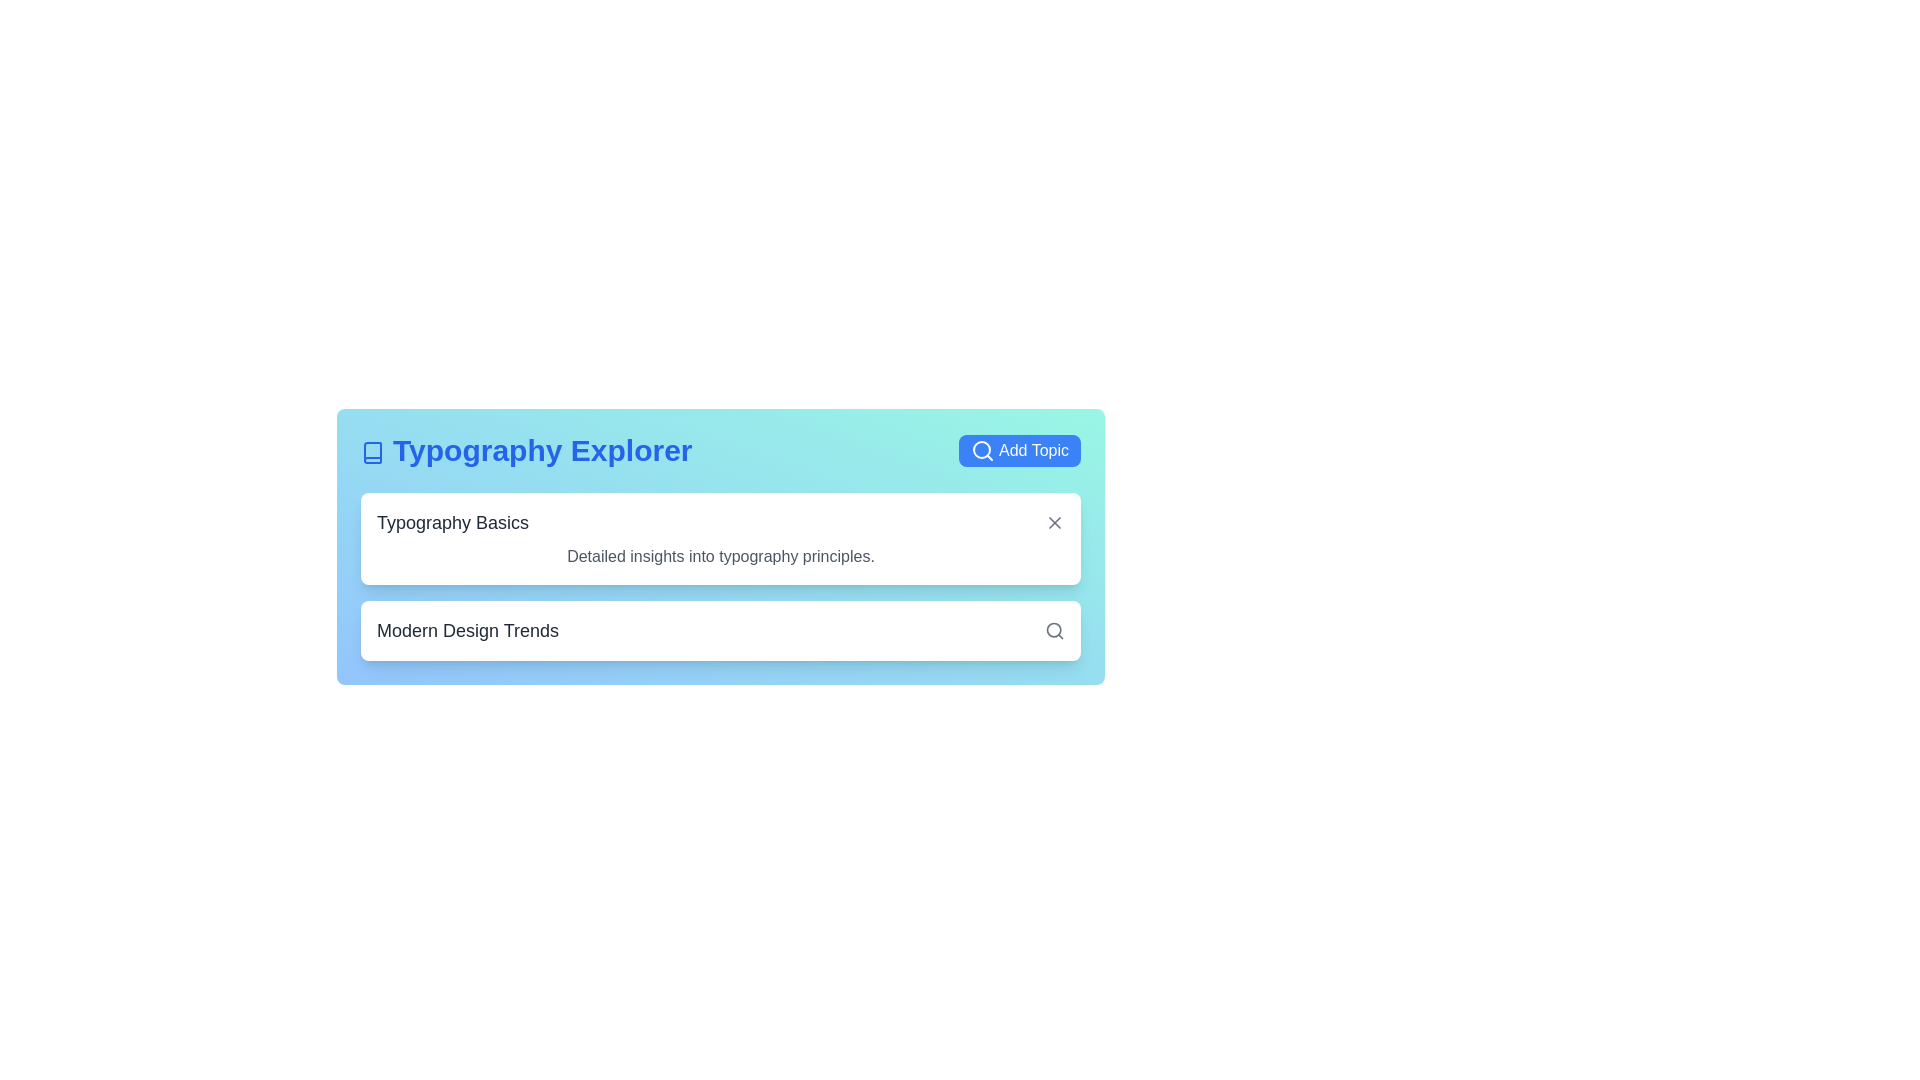  I want to click on the text label located at the bottom center of the card under the heading 'Typography Explorer', which is positioned directly below the 'Typography Basics' section, so click(467, 631).